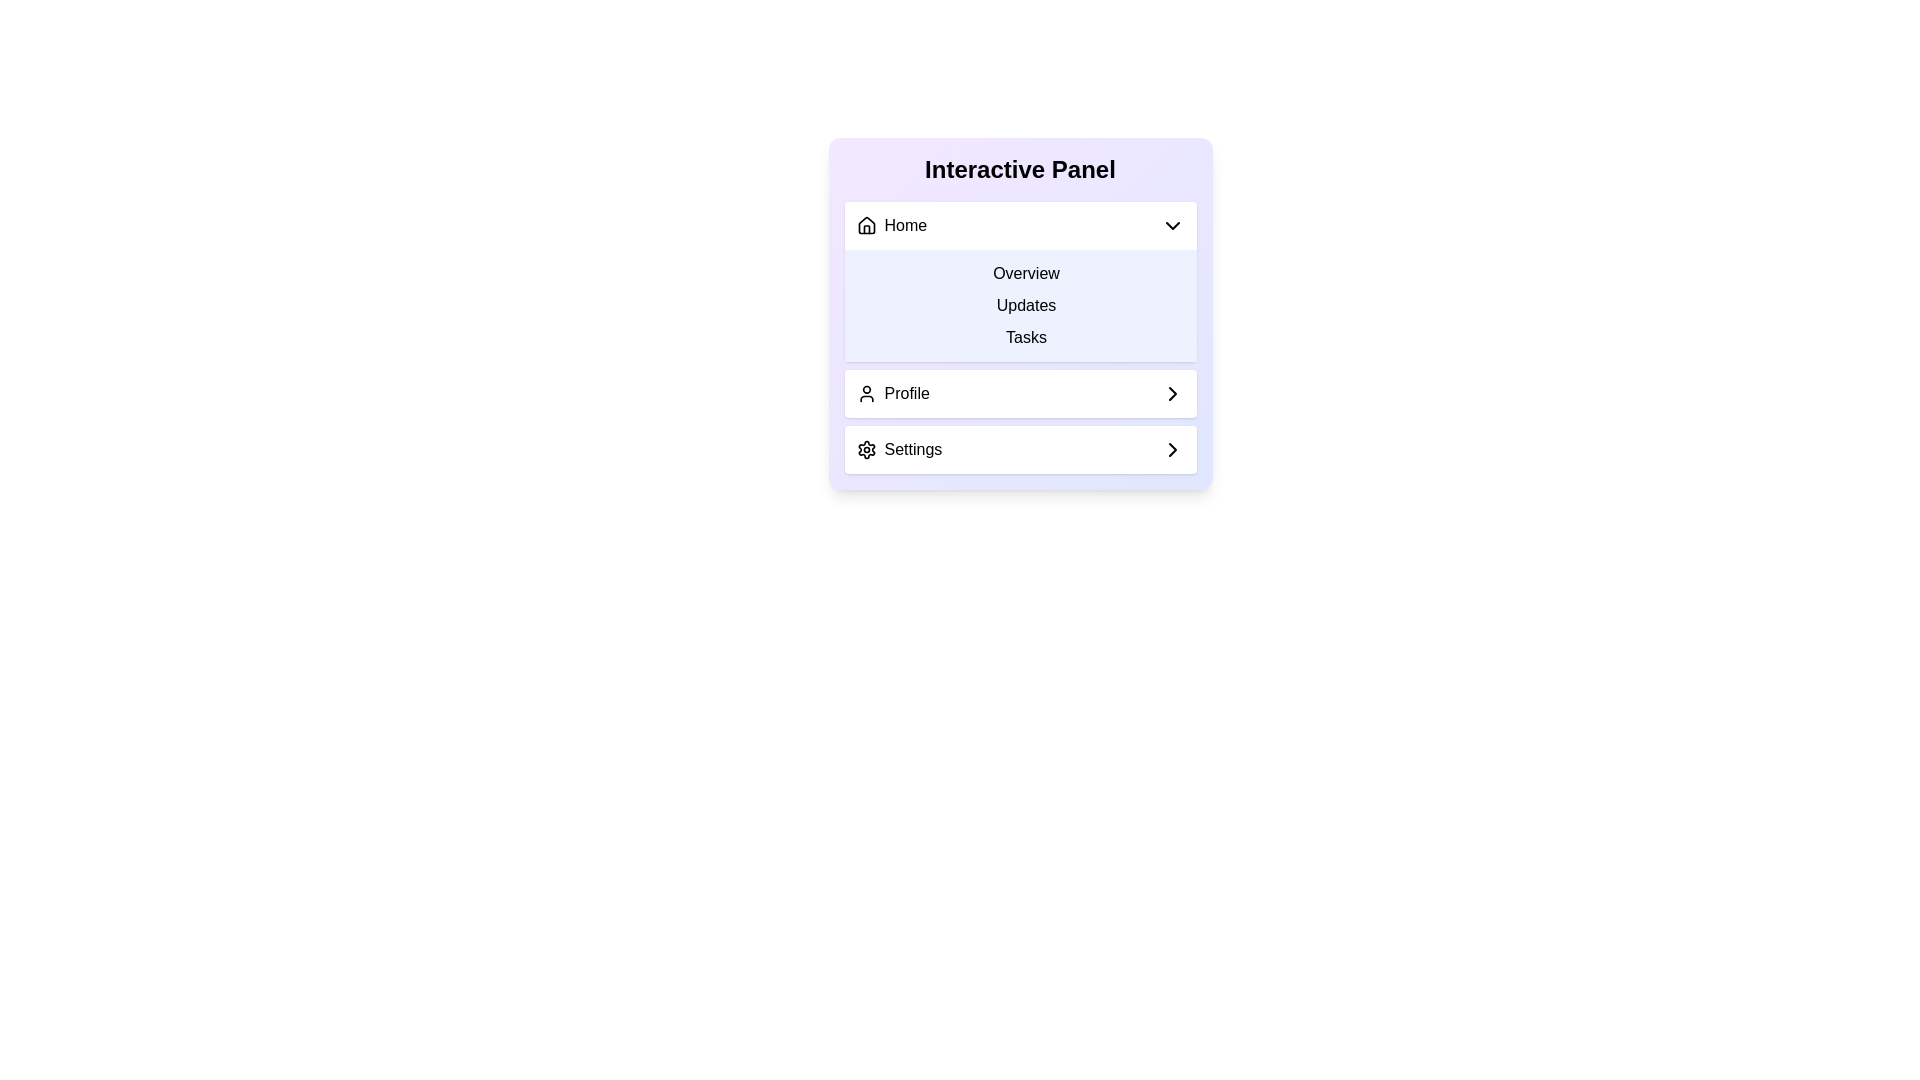 The height and width of the screenshot is (1080, 1920). I want to click on the right-pointing chevron icon in the Settings section of the interactive panel, which is styled with a thin stroke line and indicates navigation or advancement, so click(1172, 450).